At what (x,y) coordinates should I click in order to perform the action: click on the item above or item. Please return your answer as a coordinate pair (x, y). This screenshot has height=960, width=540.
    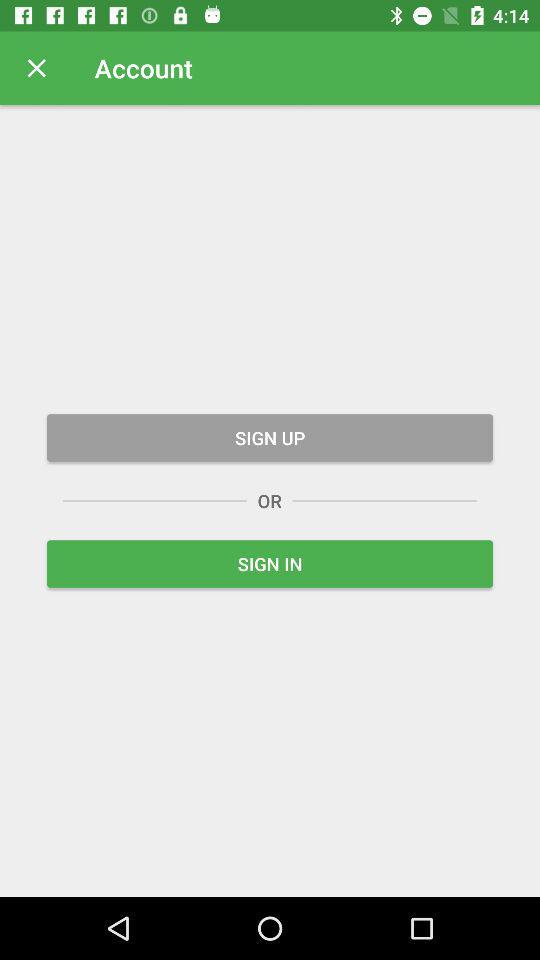
    Looking at the image, I should click on (270, 437).